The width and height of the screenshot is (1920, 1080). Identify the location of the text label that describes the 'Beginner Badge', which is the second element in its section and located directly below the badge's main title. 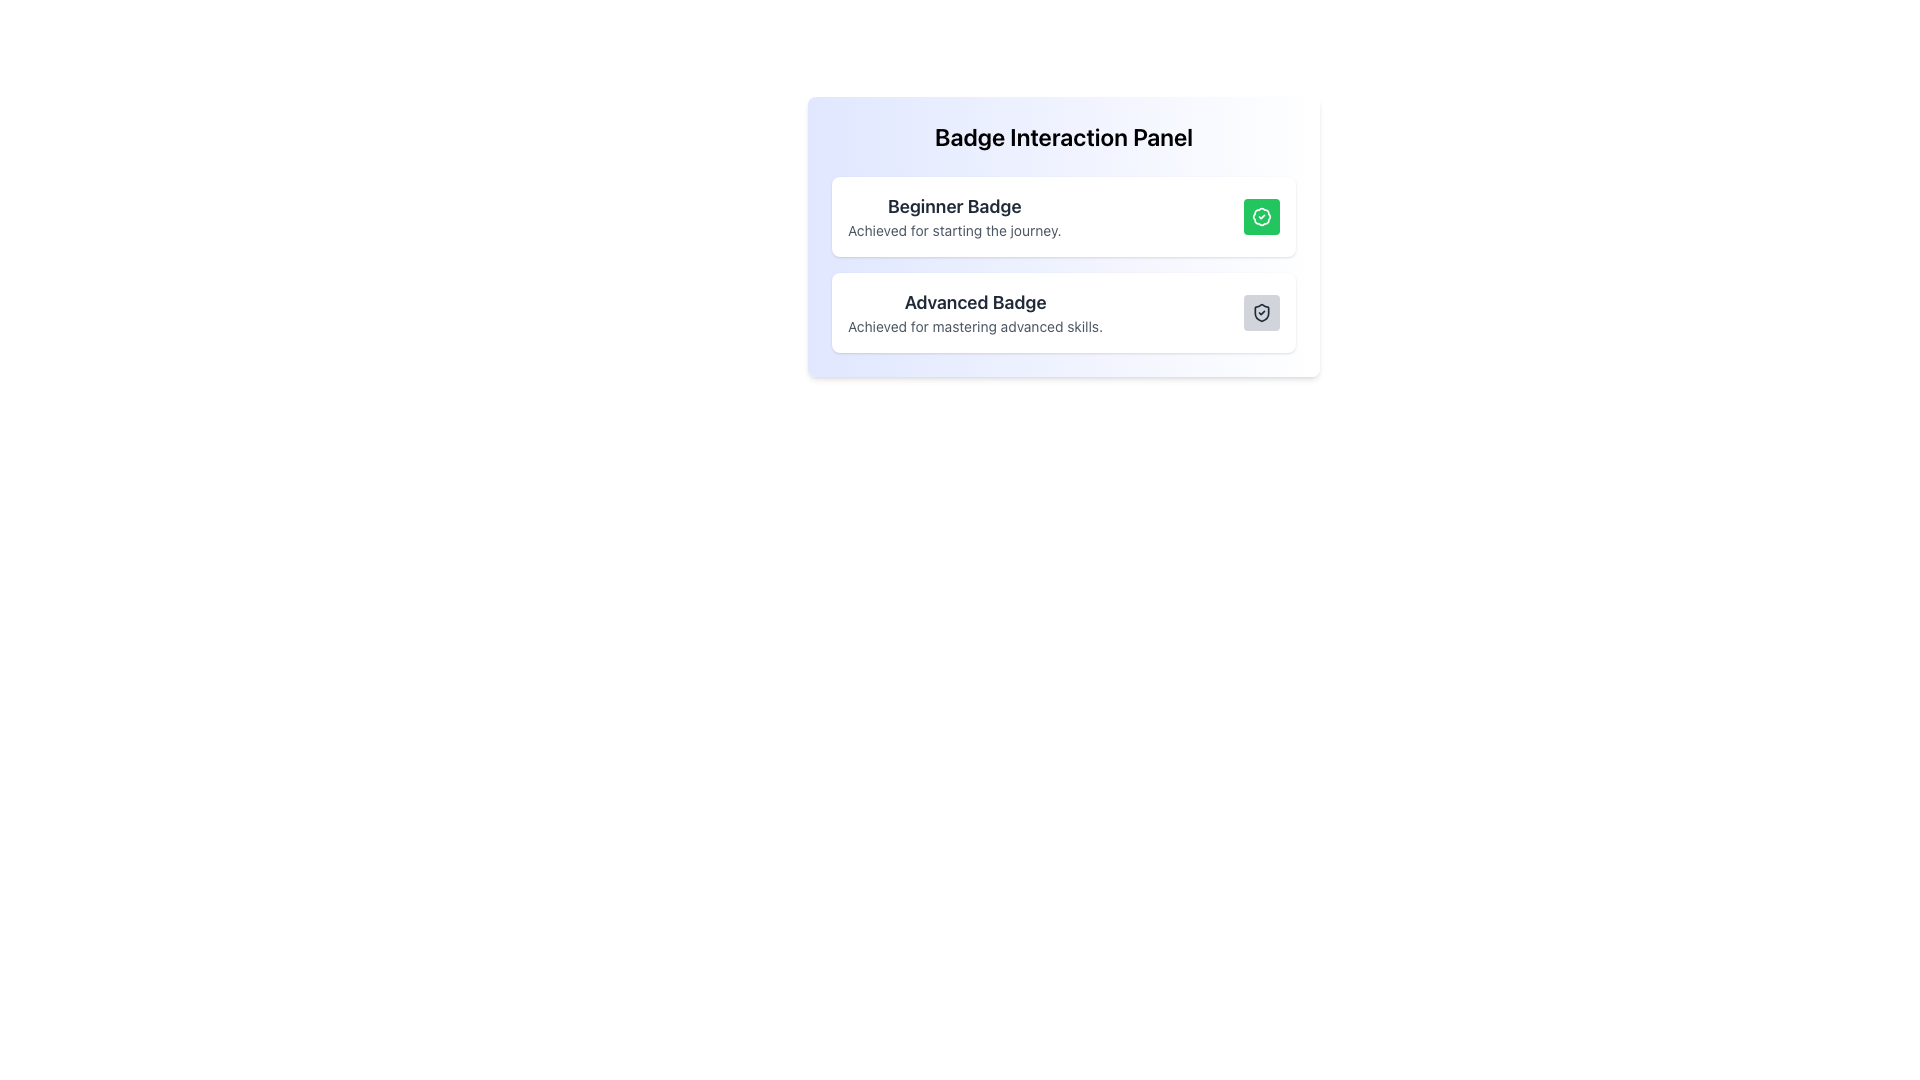
(953, 230).